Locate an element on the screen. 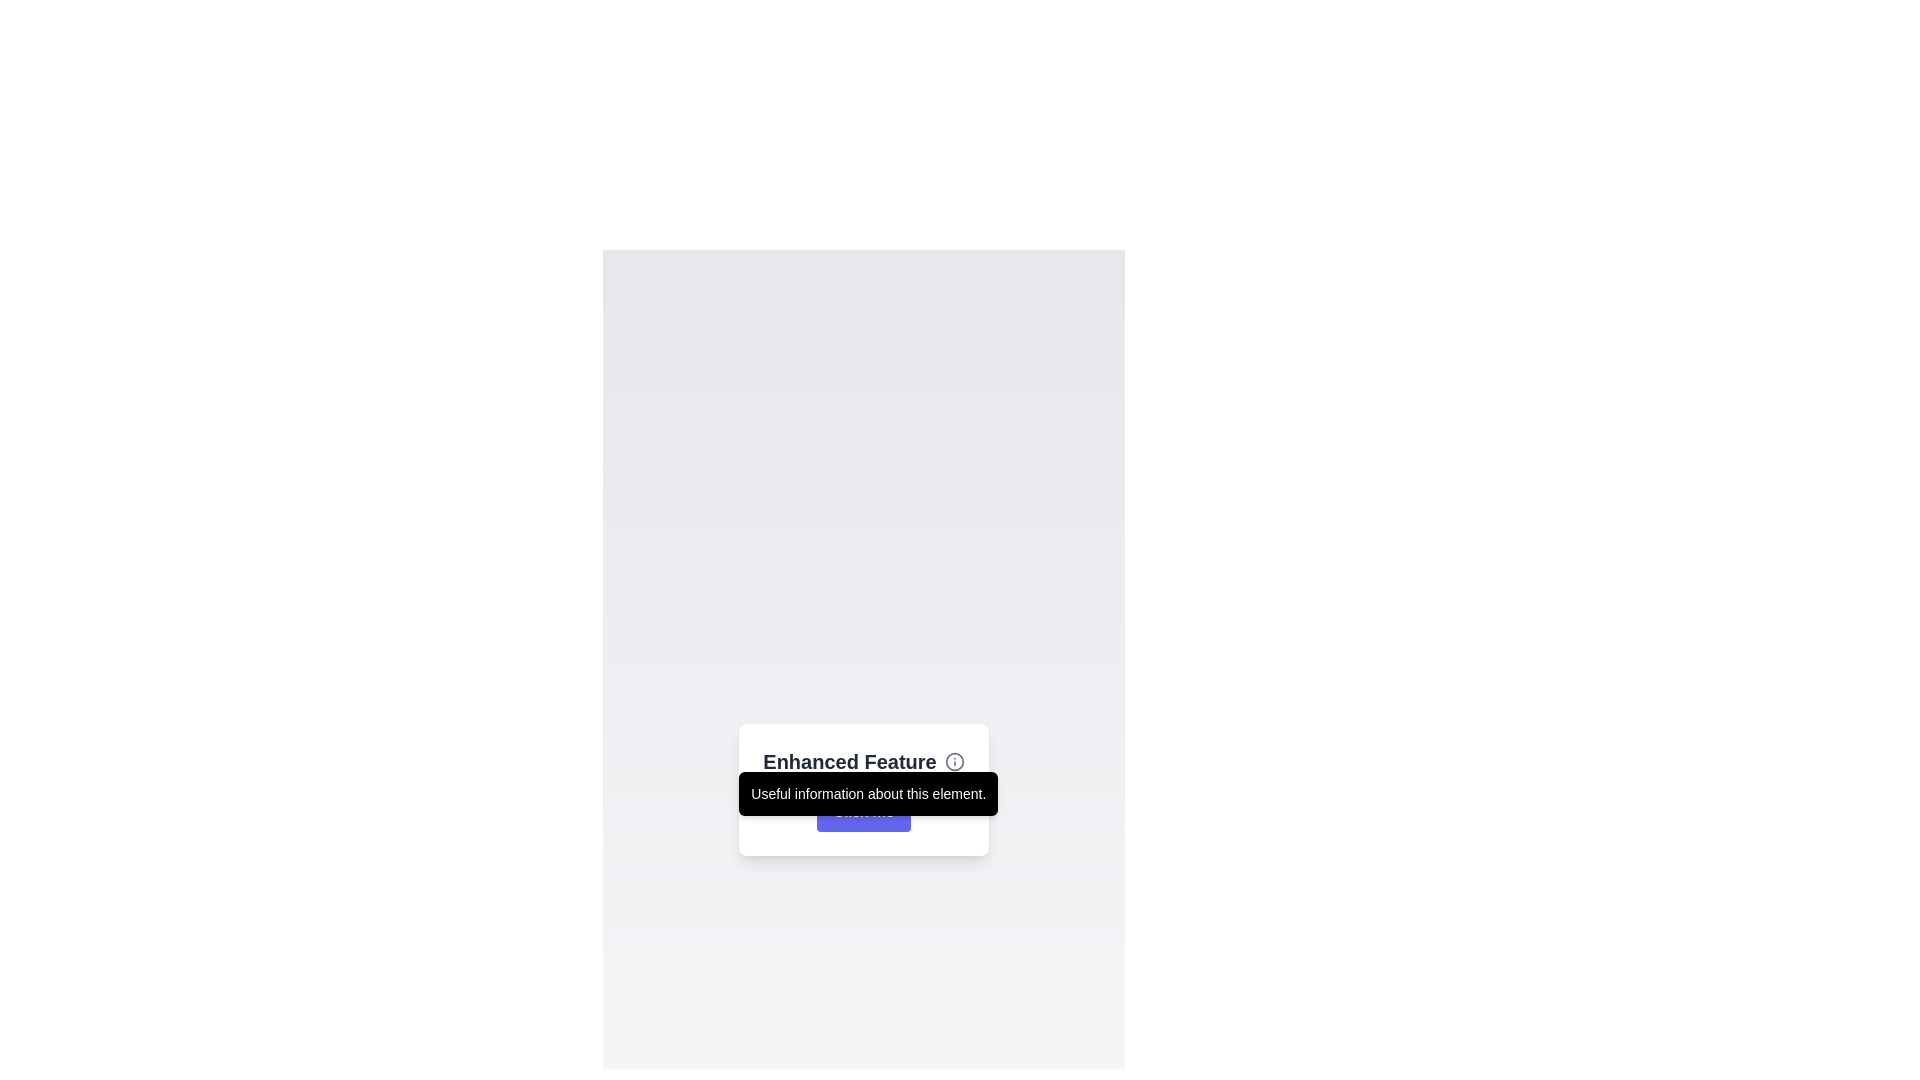 This screenshot has height=1080, width=1920. the information icon adjacent to the header text, which provides additional context about the section is located at coordinates (864, 762).